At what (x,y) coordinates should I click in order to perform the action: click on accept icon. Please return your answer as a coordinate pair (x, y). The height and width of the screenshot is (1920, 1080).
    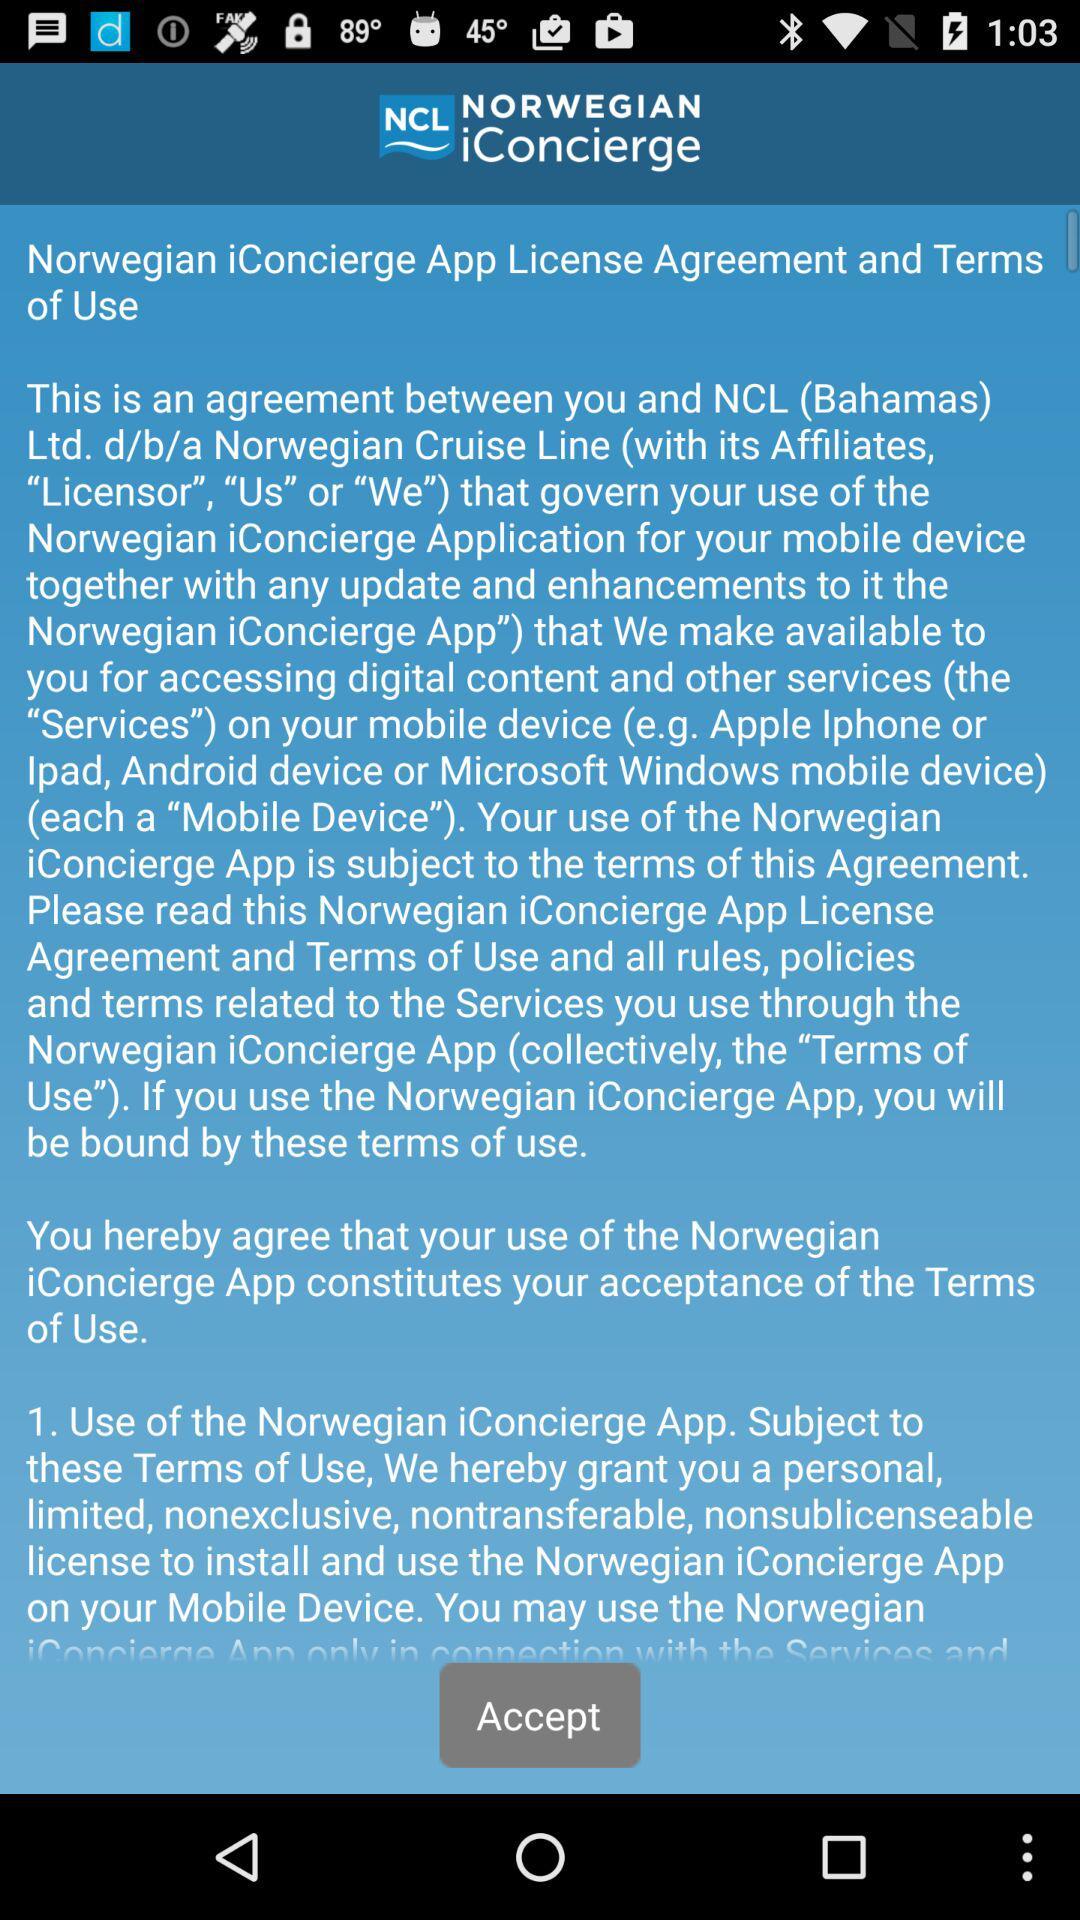
    Looking at the image, I should click on (540, 1714).